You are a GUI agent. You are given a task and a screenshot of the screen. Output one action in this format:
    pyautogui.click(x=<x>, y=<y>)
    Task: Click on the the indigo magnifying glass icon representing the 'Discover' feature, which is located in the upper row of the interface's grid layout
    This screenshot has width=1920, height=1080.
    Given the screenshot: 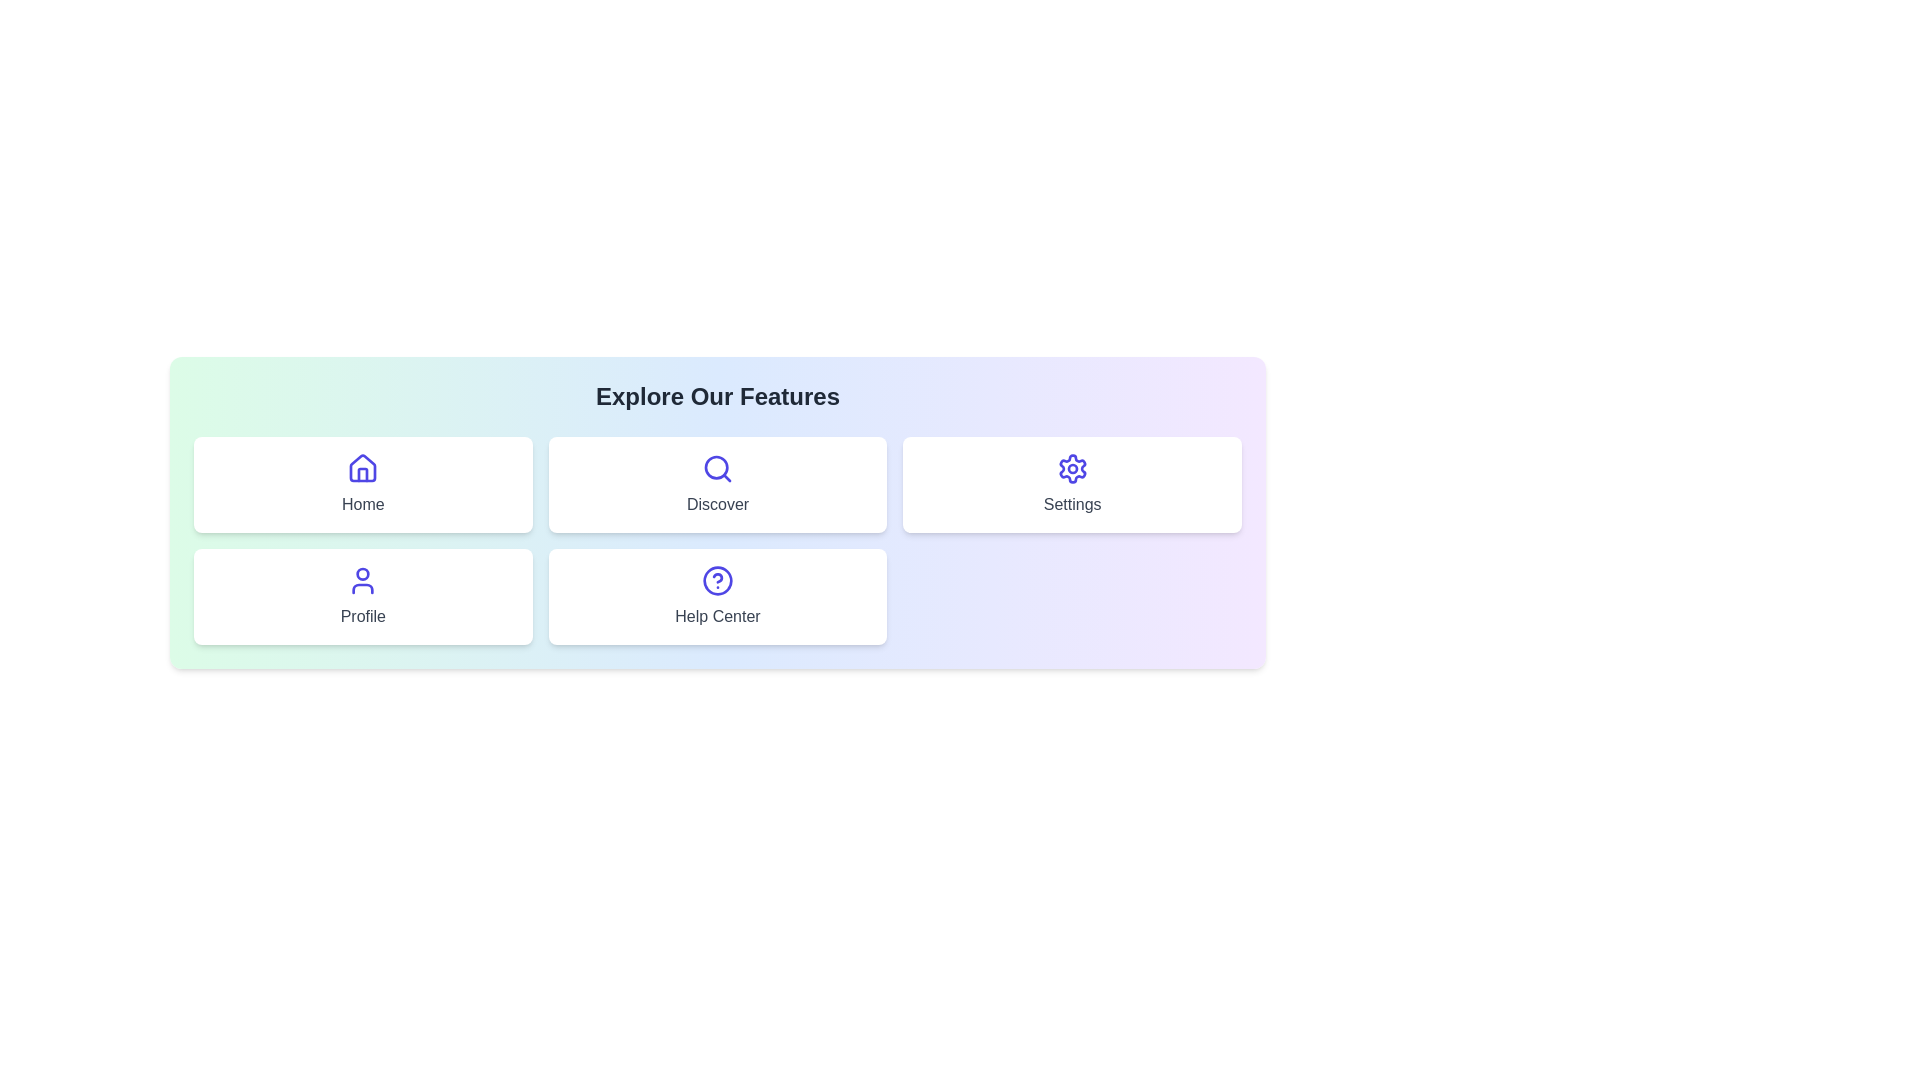 What is the action you would take?
    pyautogui.click(x=717, y=469)
    